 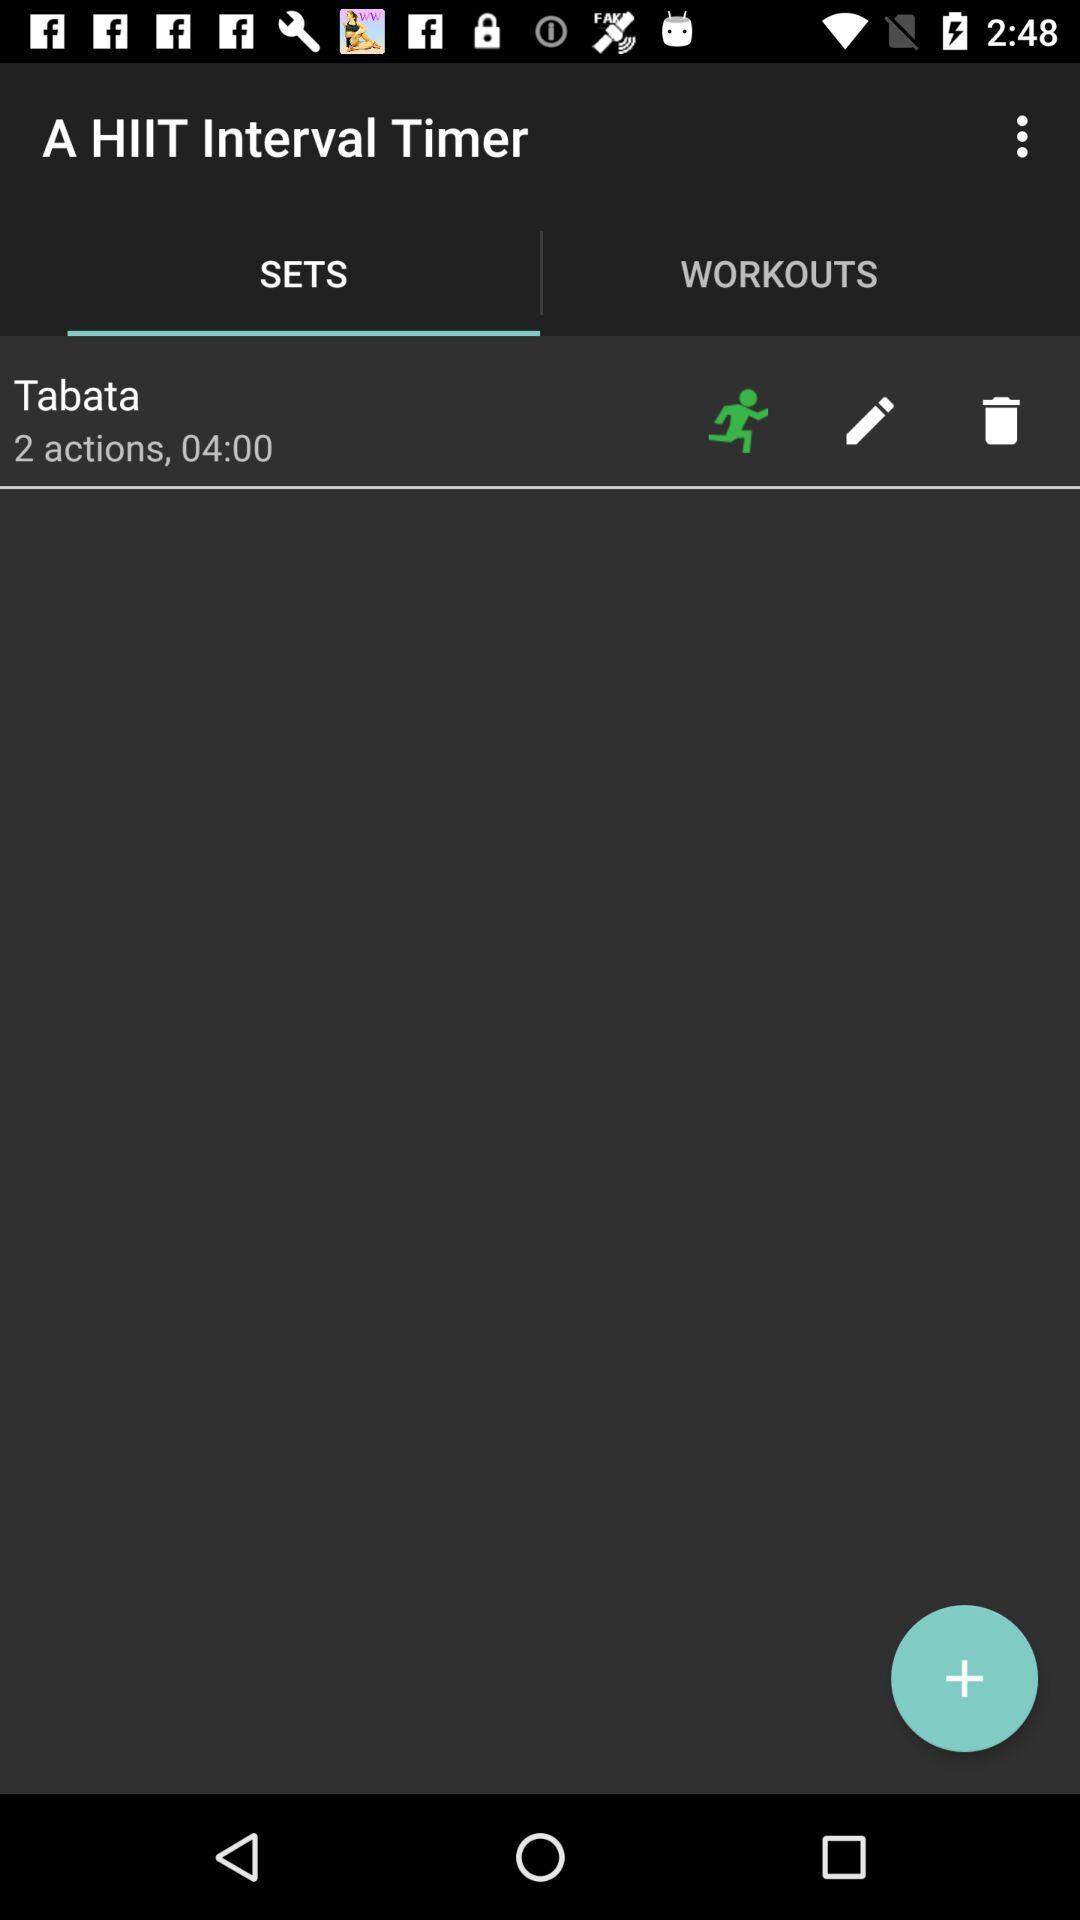 I want to click on tabata icon, so click(x=75, y=388).